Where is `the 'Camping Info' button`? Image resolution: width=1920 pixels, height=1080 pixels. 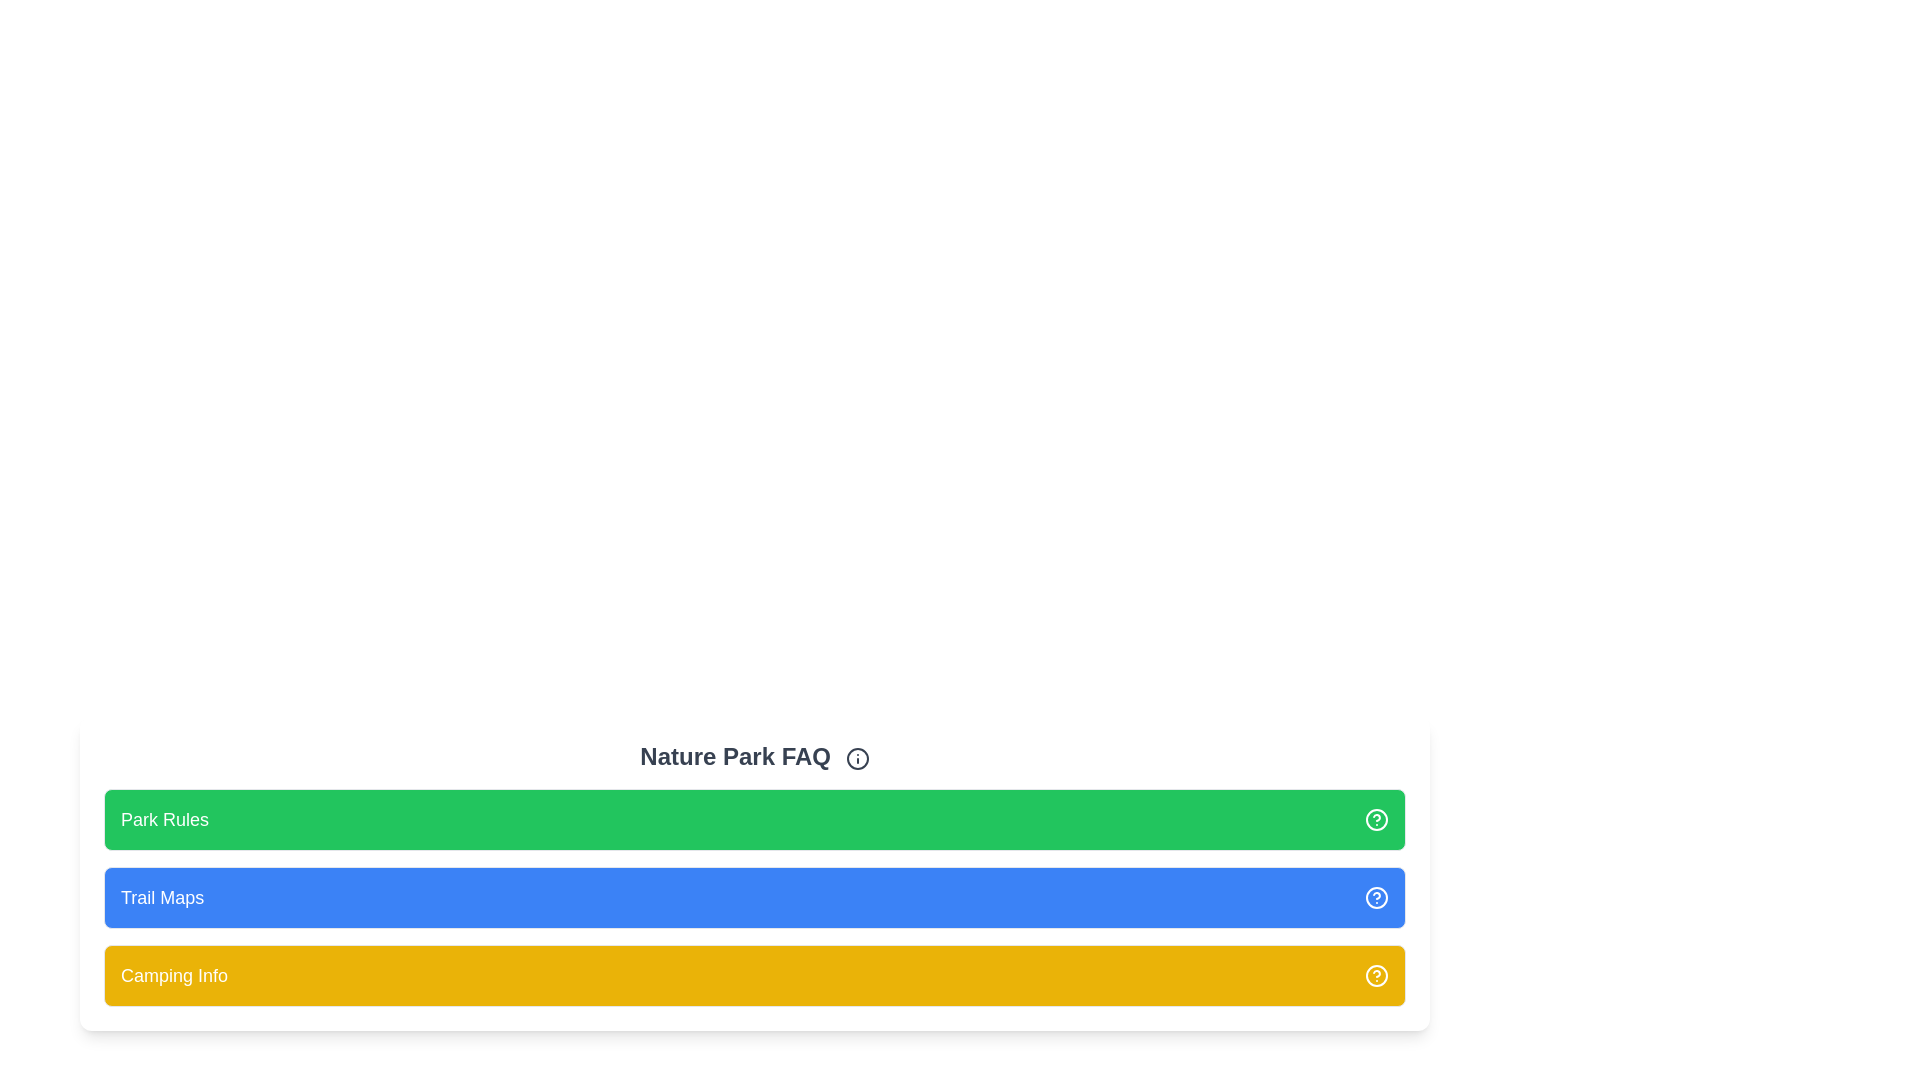
the 'Camping Info' button is located at coordinates (753, 974).